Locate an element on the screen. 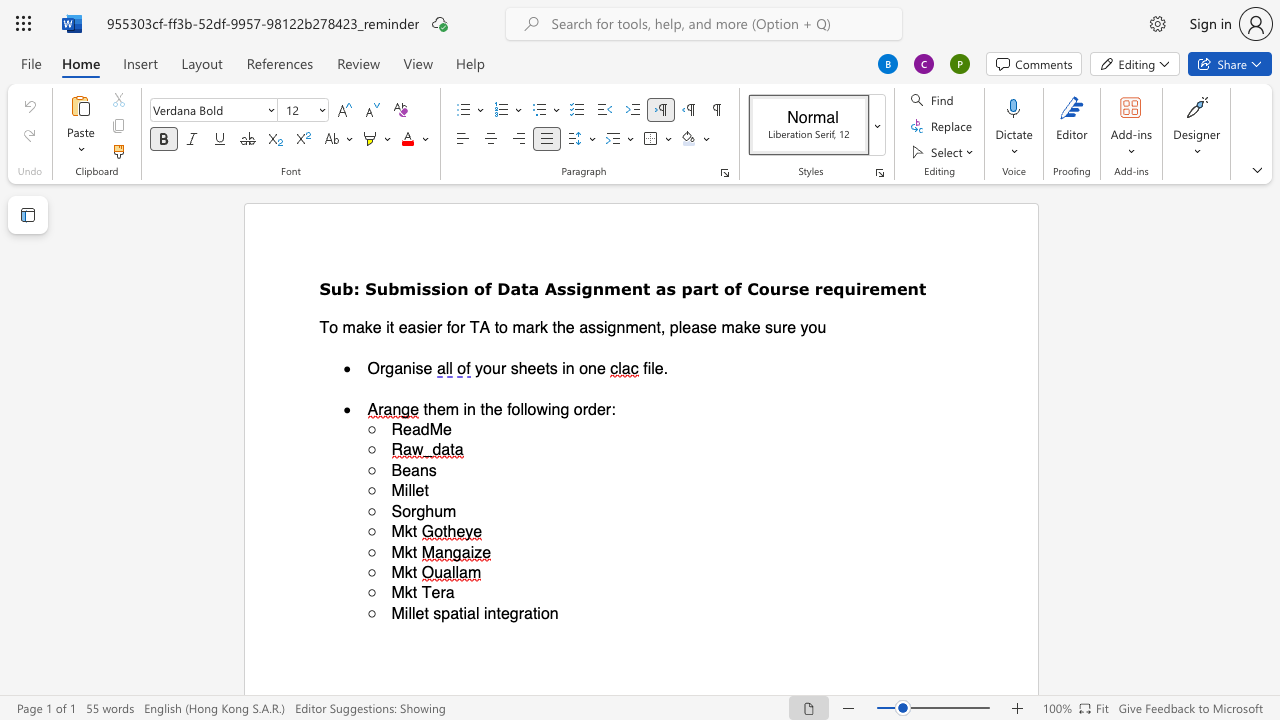  the space between the continuous character "s" and "i" in the text is located at coordinates (438, 288).